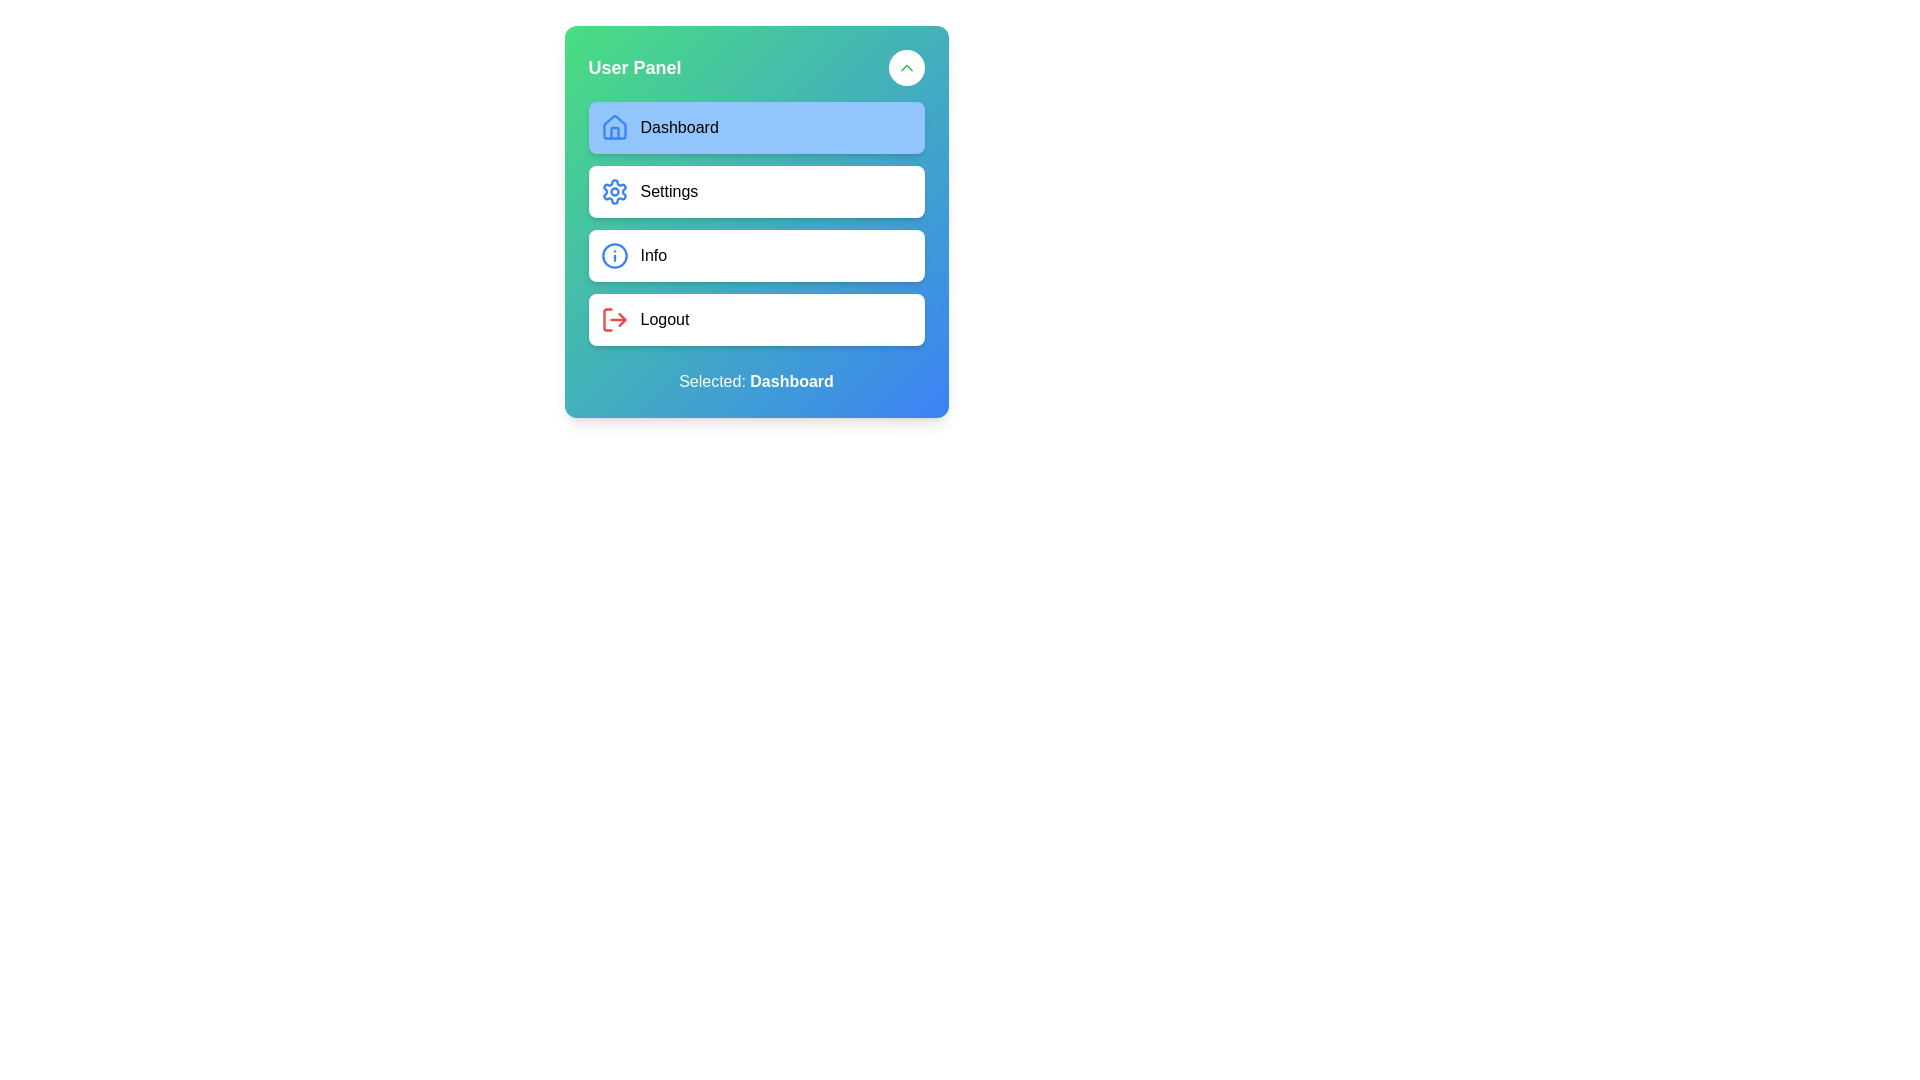 The height and width of the screenshot is (1080, 1920). Describe the element at coordinates (755, 222) in the screenshot. I see `the 'Settings' button in the User Panel using keyboard navigation` at that location.